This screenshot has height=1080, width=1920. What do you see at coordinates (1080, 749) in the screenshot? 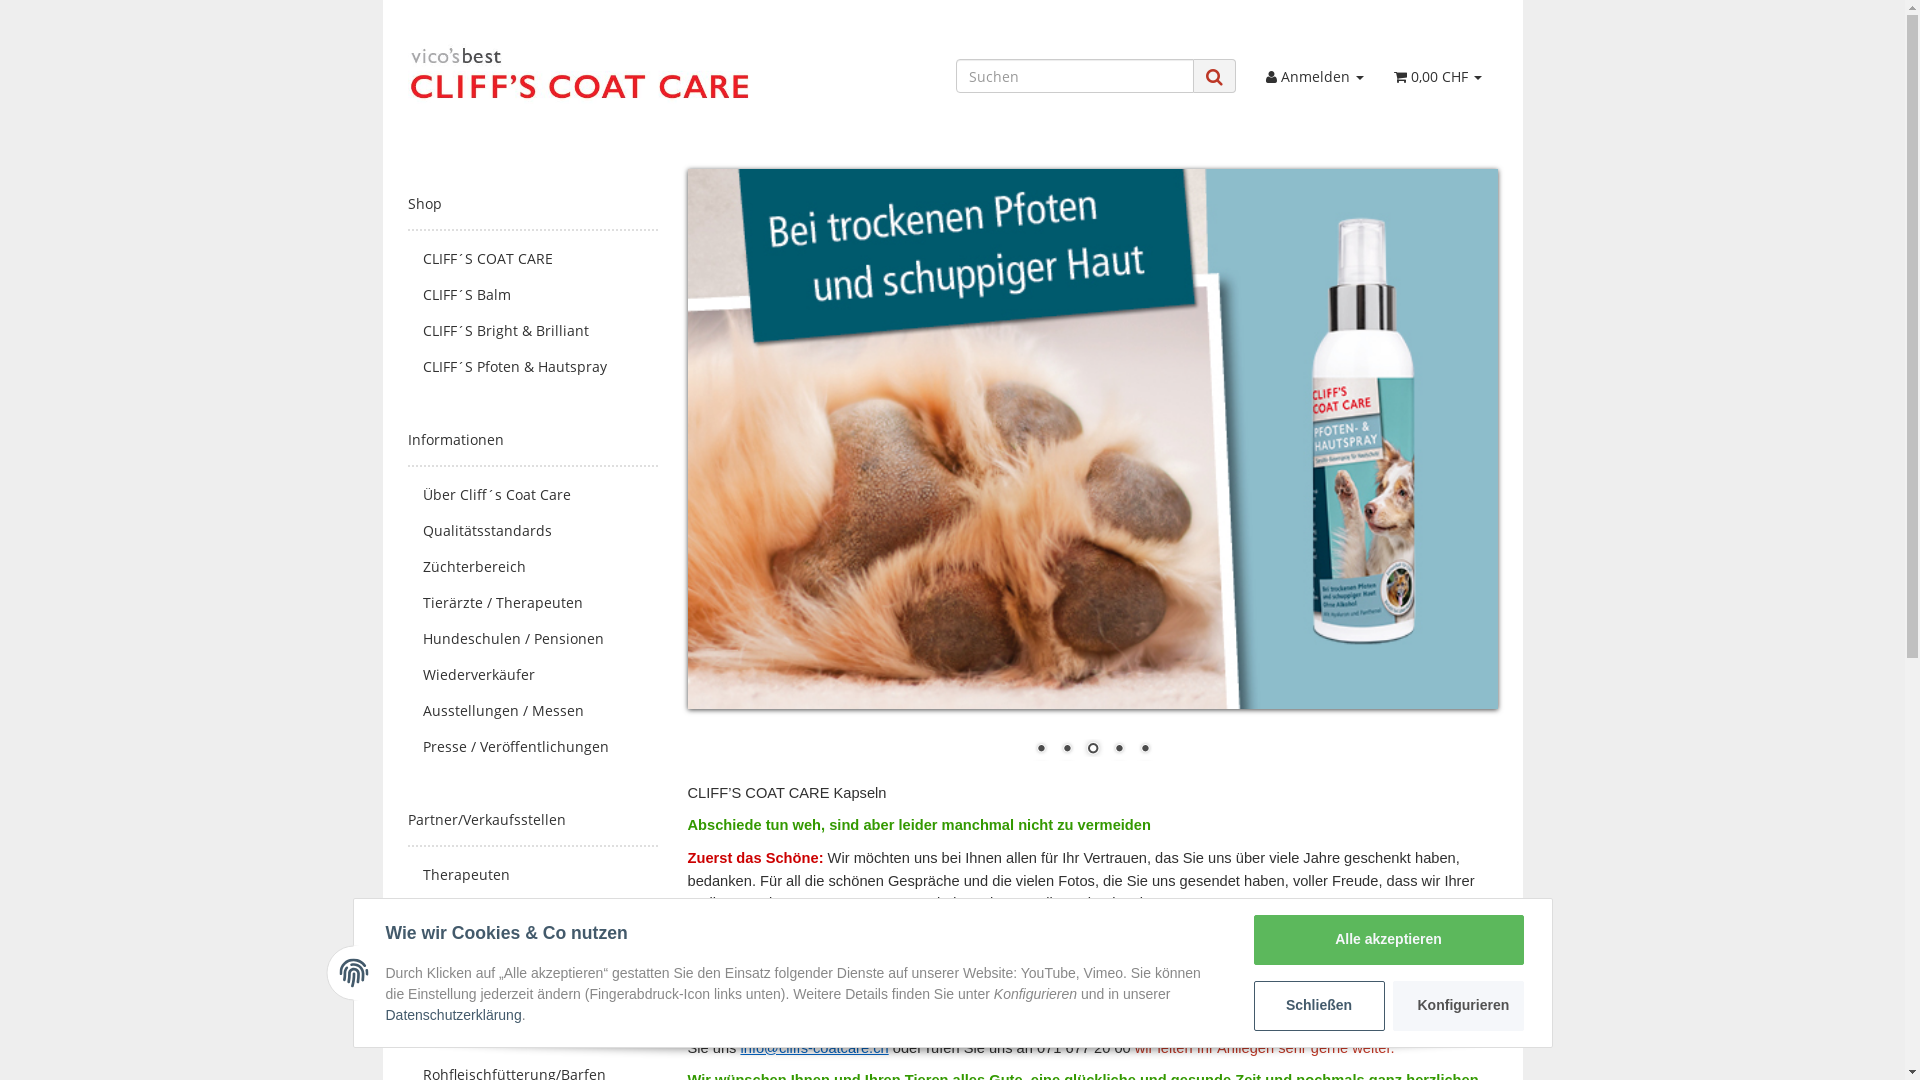
I see `'3'` at bounding box center [1080, 749].